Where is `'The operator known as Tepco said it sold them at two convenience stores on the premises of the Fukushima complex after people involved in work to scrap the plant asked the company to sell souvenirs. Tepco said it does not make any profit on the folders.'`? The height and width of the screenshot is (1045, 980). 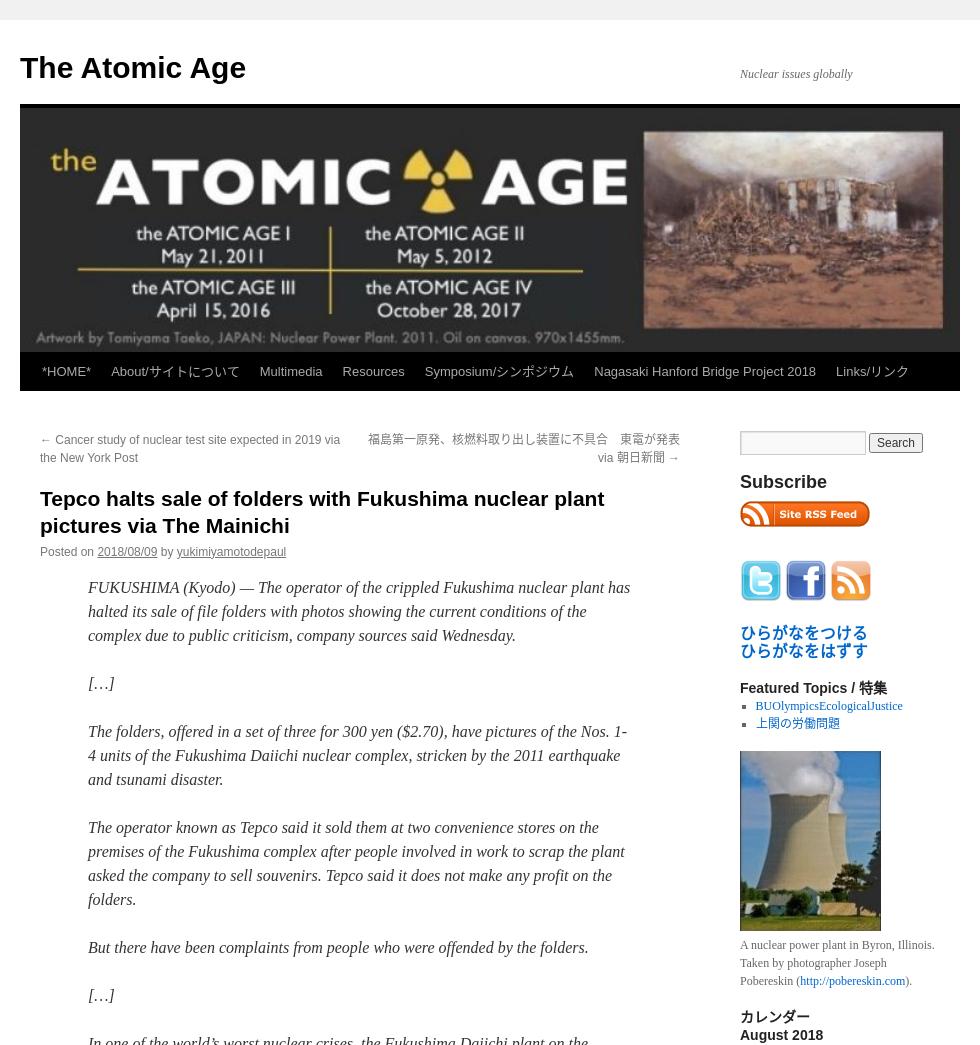
'The operator known as Tepco said it sold them at two convenience stores on the premises of the Fukushima complex after people involved in work to scrap the plant asked the company to sell souvenirs. Tepco said it does not make any profit on the folders.' is located at coordinates (356, 861).